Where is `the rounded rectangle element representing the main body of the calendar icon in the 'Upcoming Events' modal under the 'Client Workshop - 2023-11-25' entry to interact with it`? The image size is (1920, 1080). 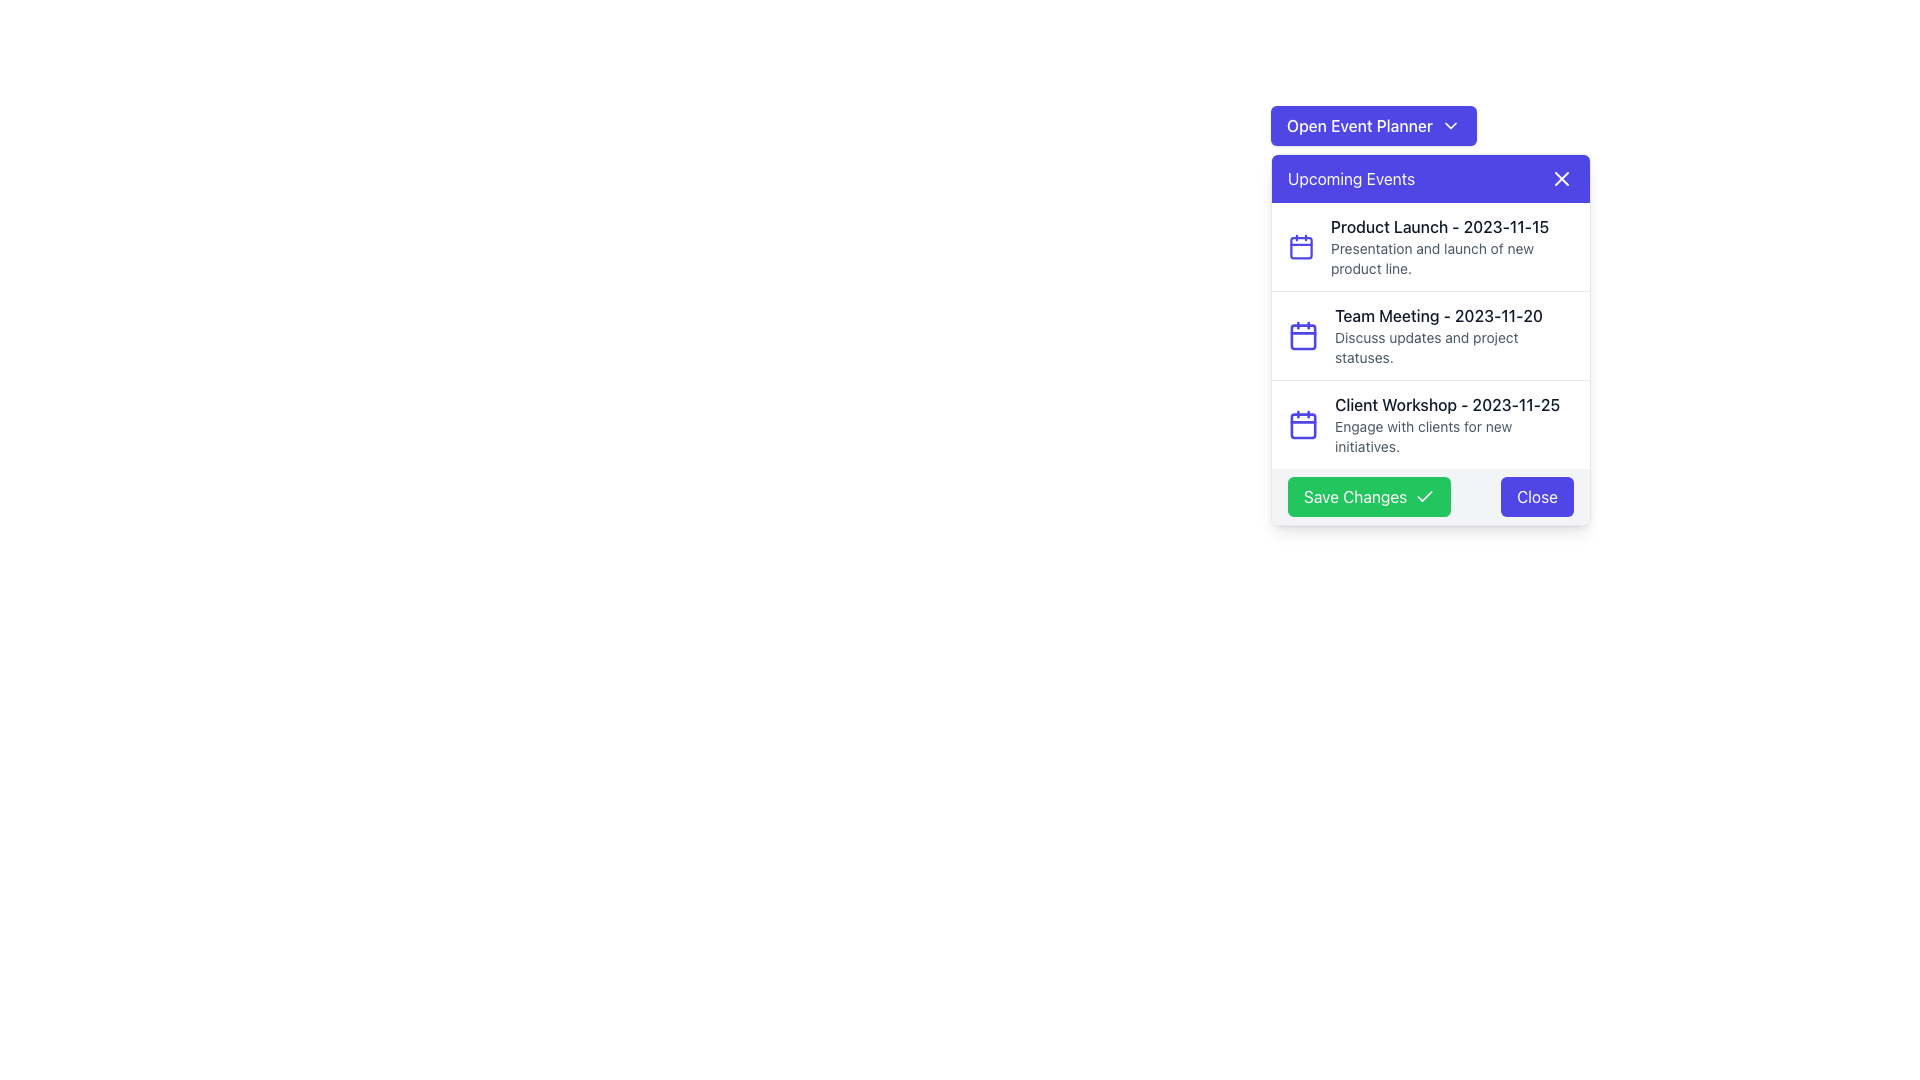
the rounded rectangle element representing the main body of the calendar icon in the 'Upcoming Events' modal under the 'Client Workshop - 2023-11-25' entry to interact with it is located at coordinates (1303, 425).